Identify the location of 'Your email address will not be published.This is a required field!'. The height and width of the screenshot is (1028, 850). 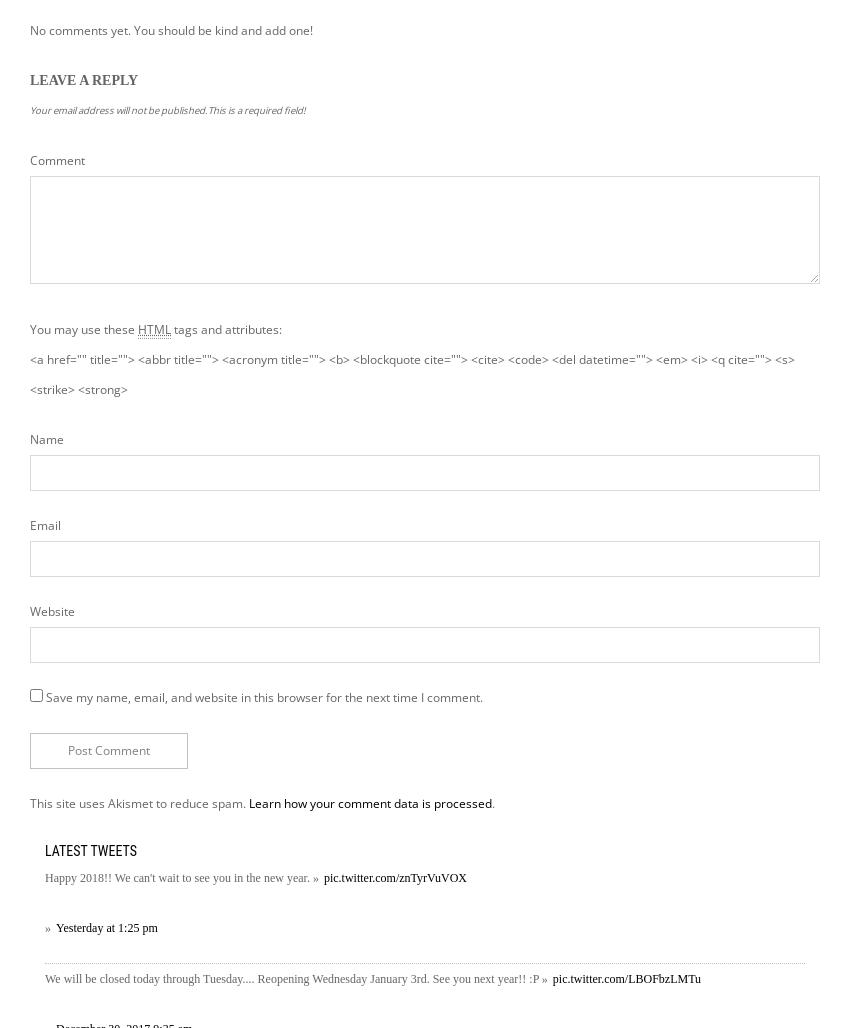
(167, 108).